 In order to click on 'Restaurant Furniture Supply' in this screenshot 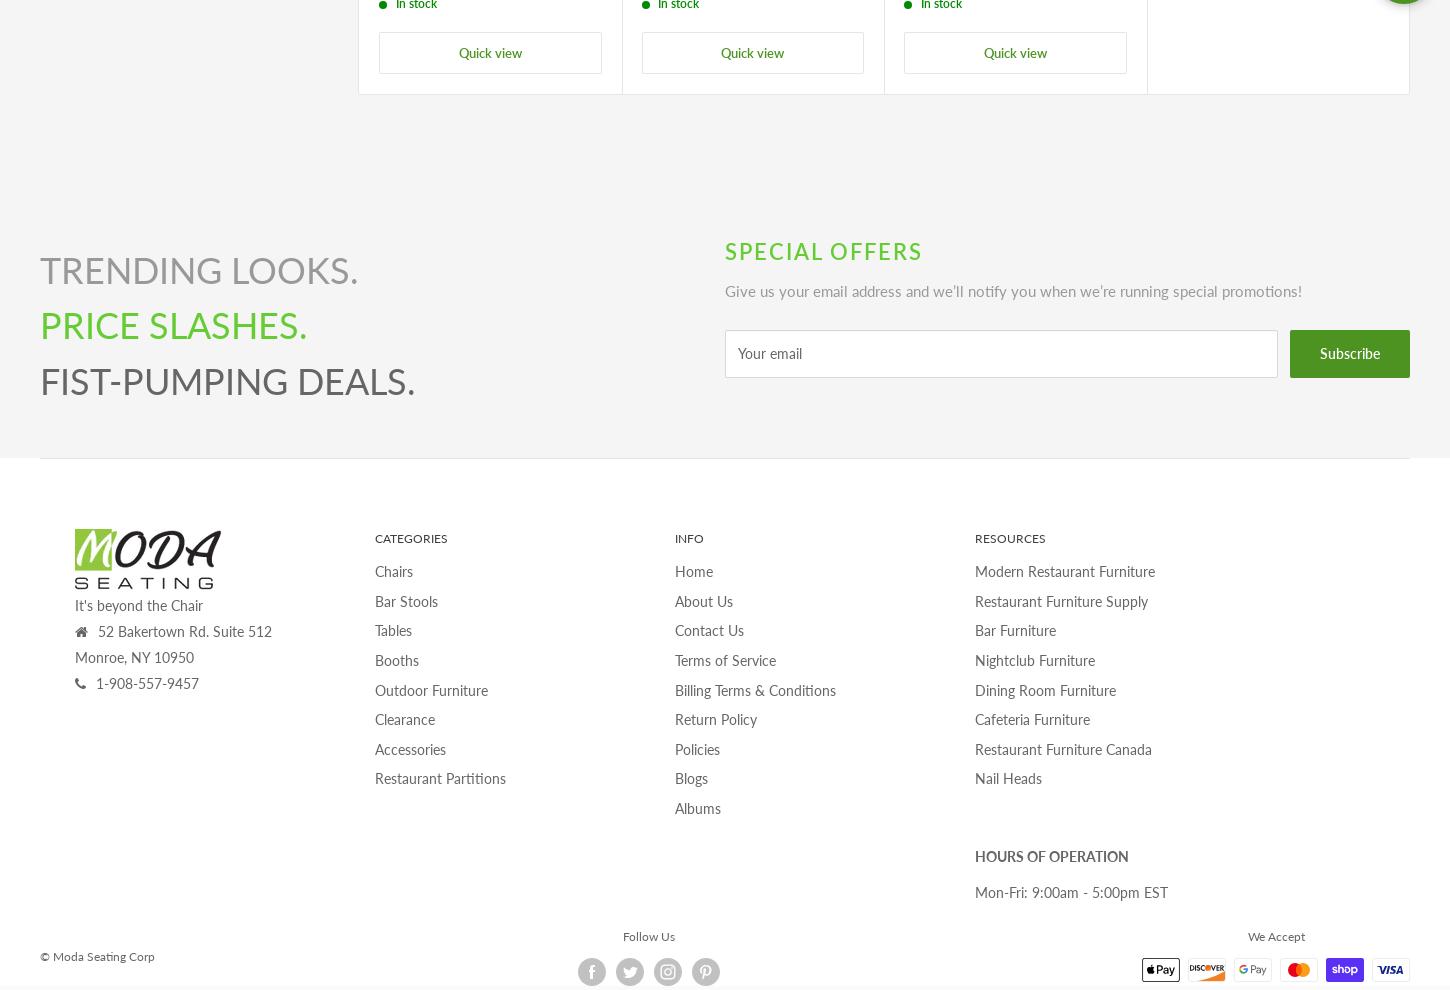, I will do `click(1061, 599)`.